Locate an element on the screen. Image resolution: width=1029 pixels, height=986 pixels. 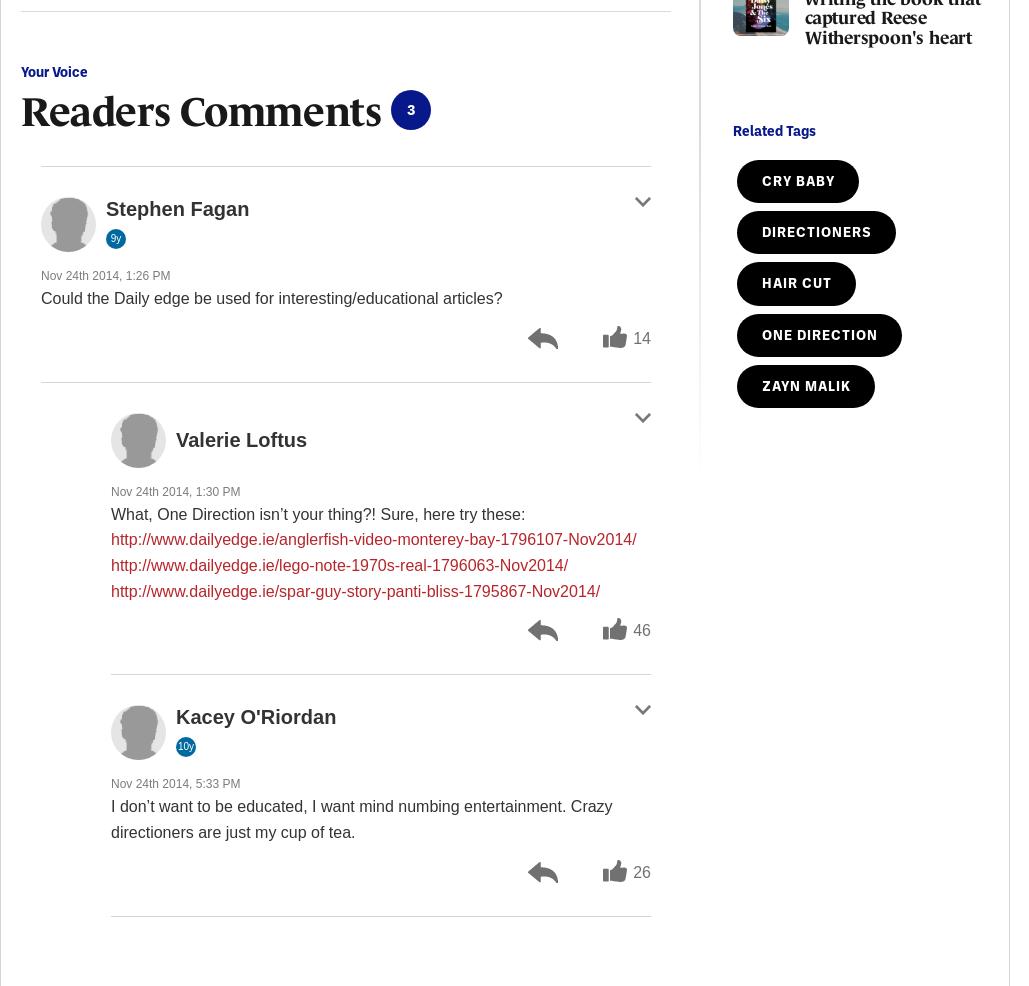
'Readers Comments' is located at coordinates (200, 108).